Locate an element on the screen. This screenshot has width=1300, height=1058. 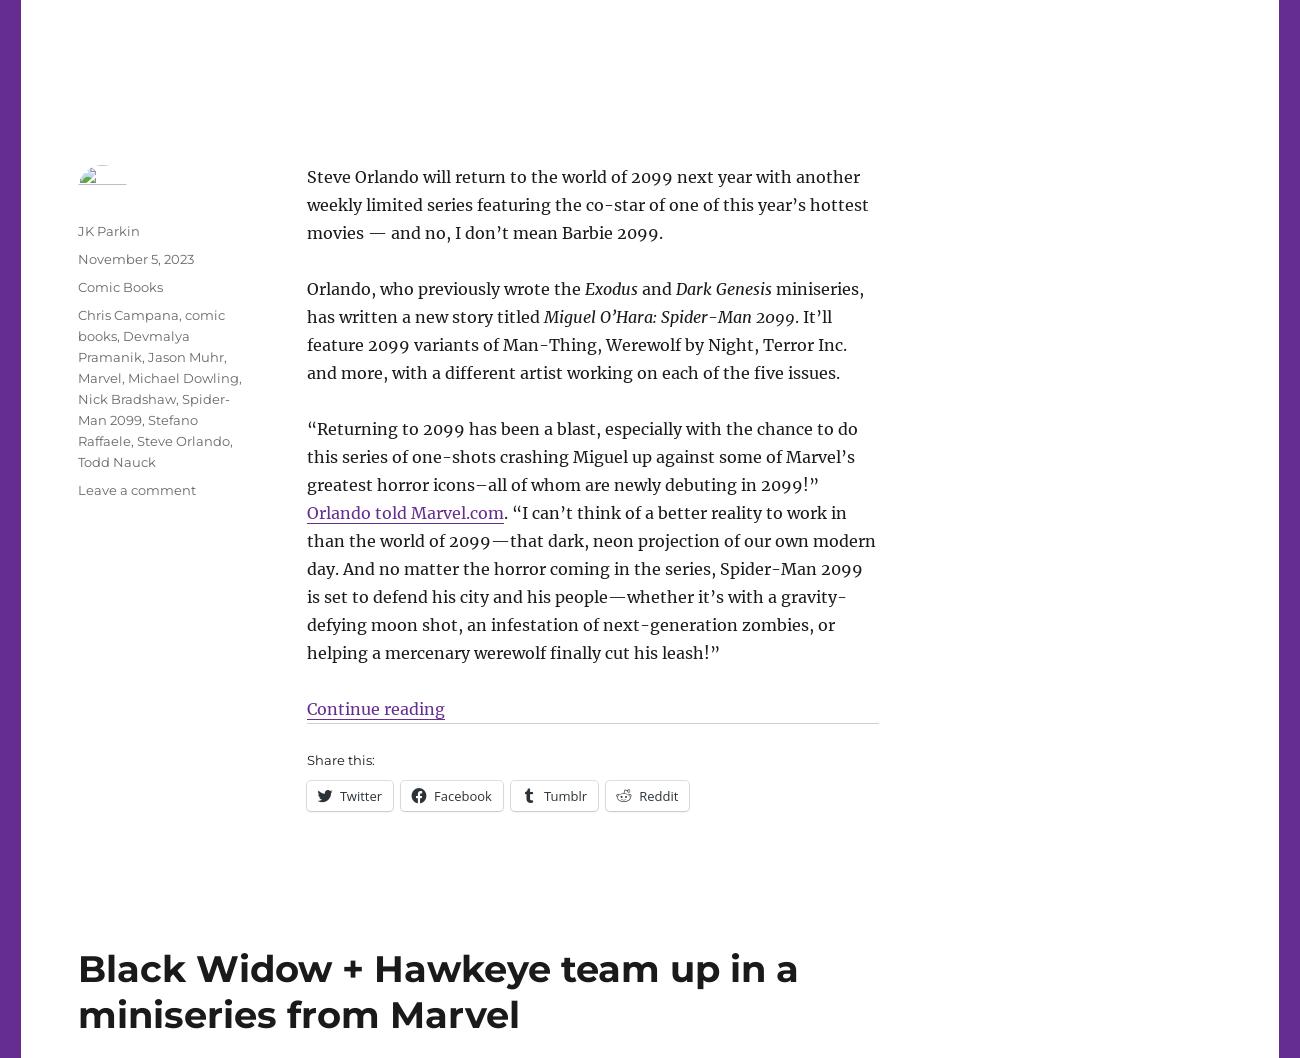
'miniseries, has written a new story titled' is located at coordinates (583, 302).